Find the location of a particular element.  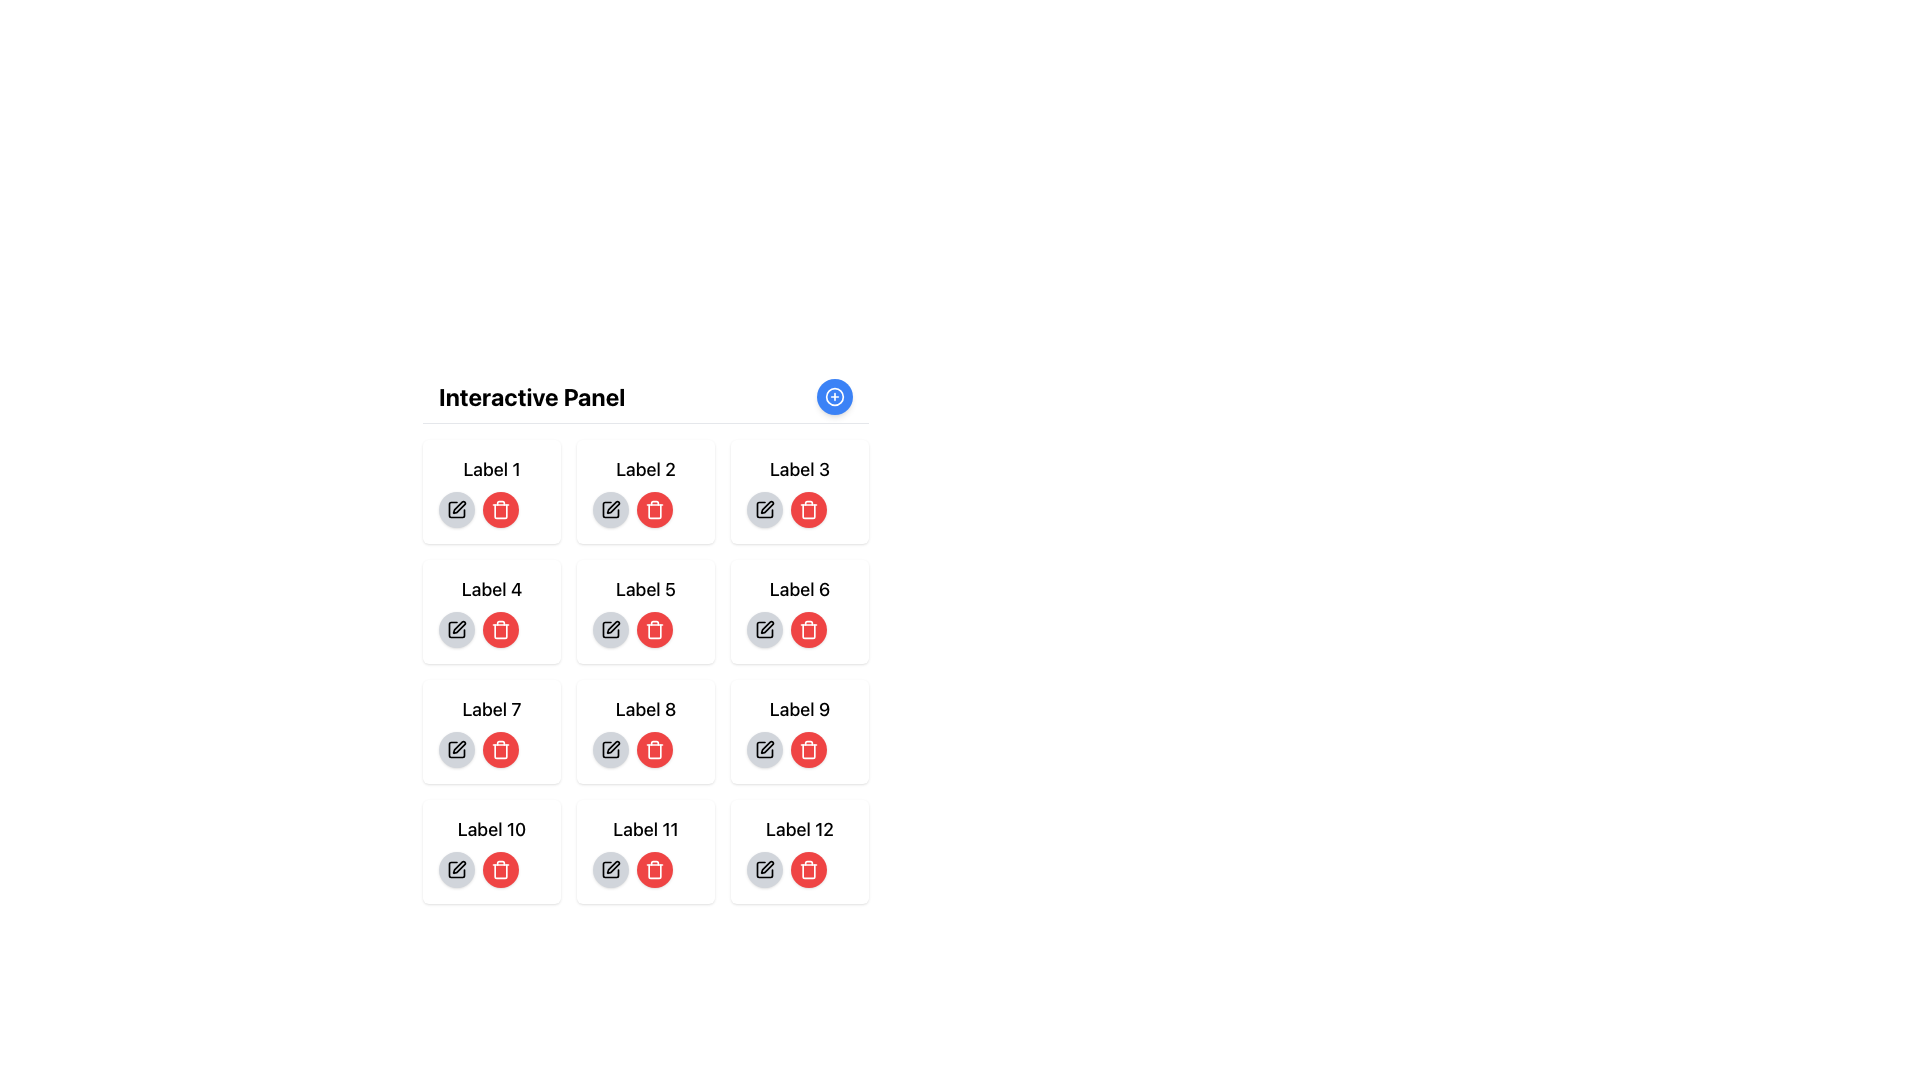

the circular red delete button with a white trash can icon located in the second row of the grid under the 'Interactive Panel' heading to trigger a UI response is located at coordinates (654, 508).